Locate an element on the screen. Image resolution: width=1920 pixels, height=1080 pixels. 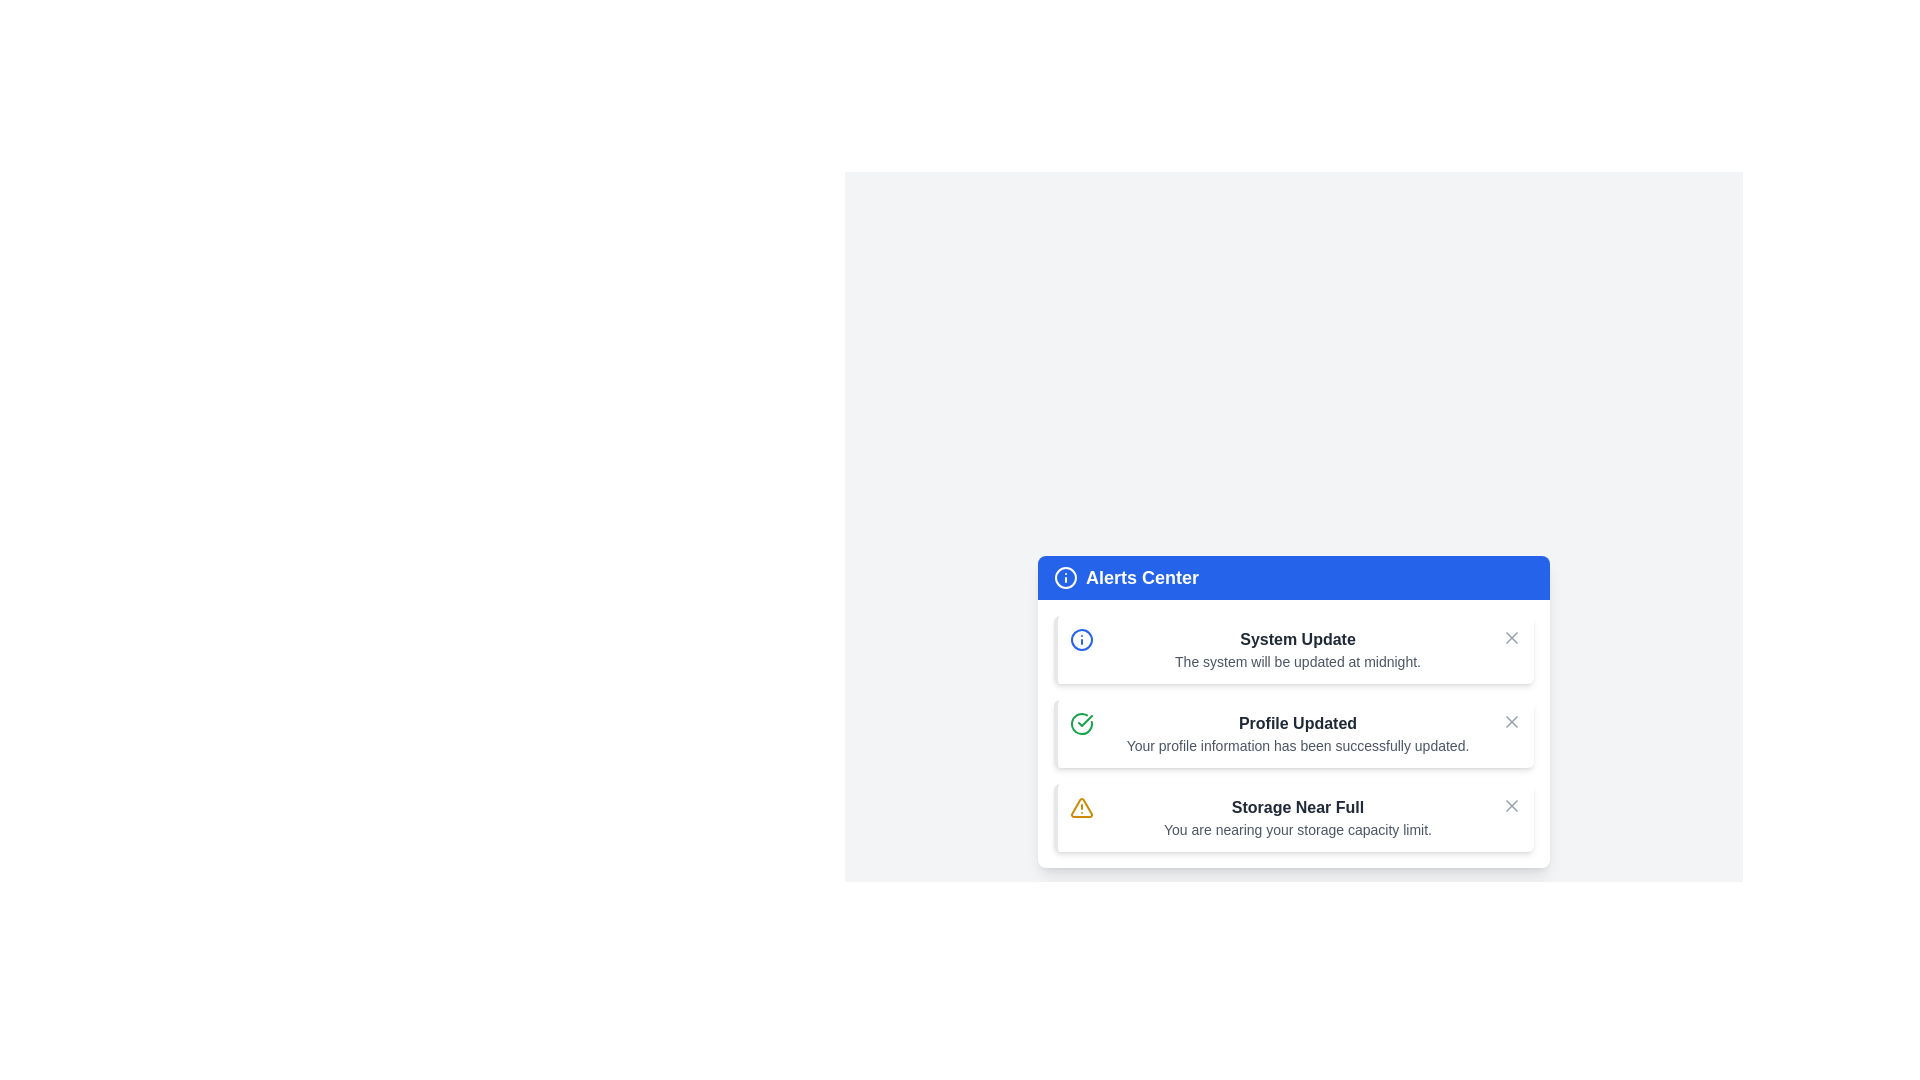
notification text that says 'Profile Updated' and 'Your profile information has been successfully updated.' located in the Alerts Center under the second entry of notifications is located at coordinates (1297, 733).